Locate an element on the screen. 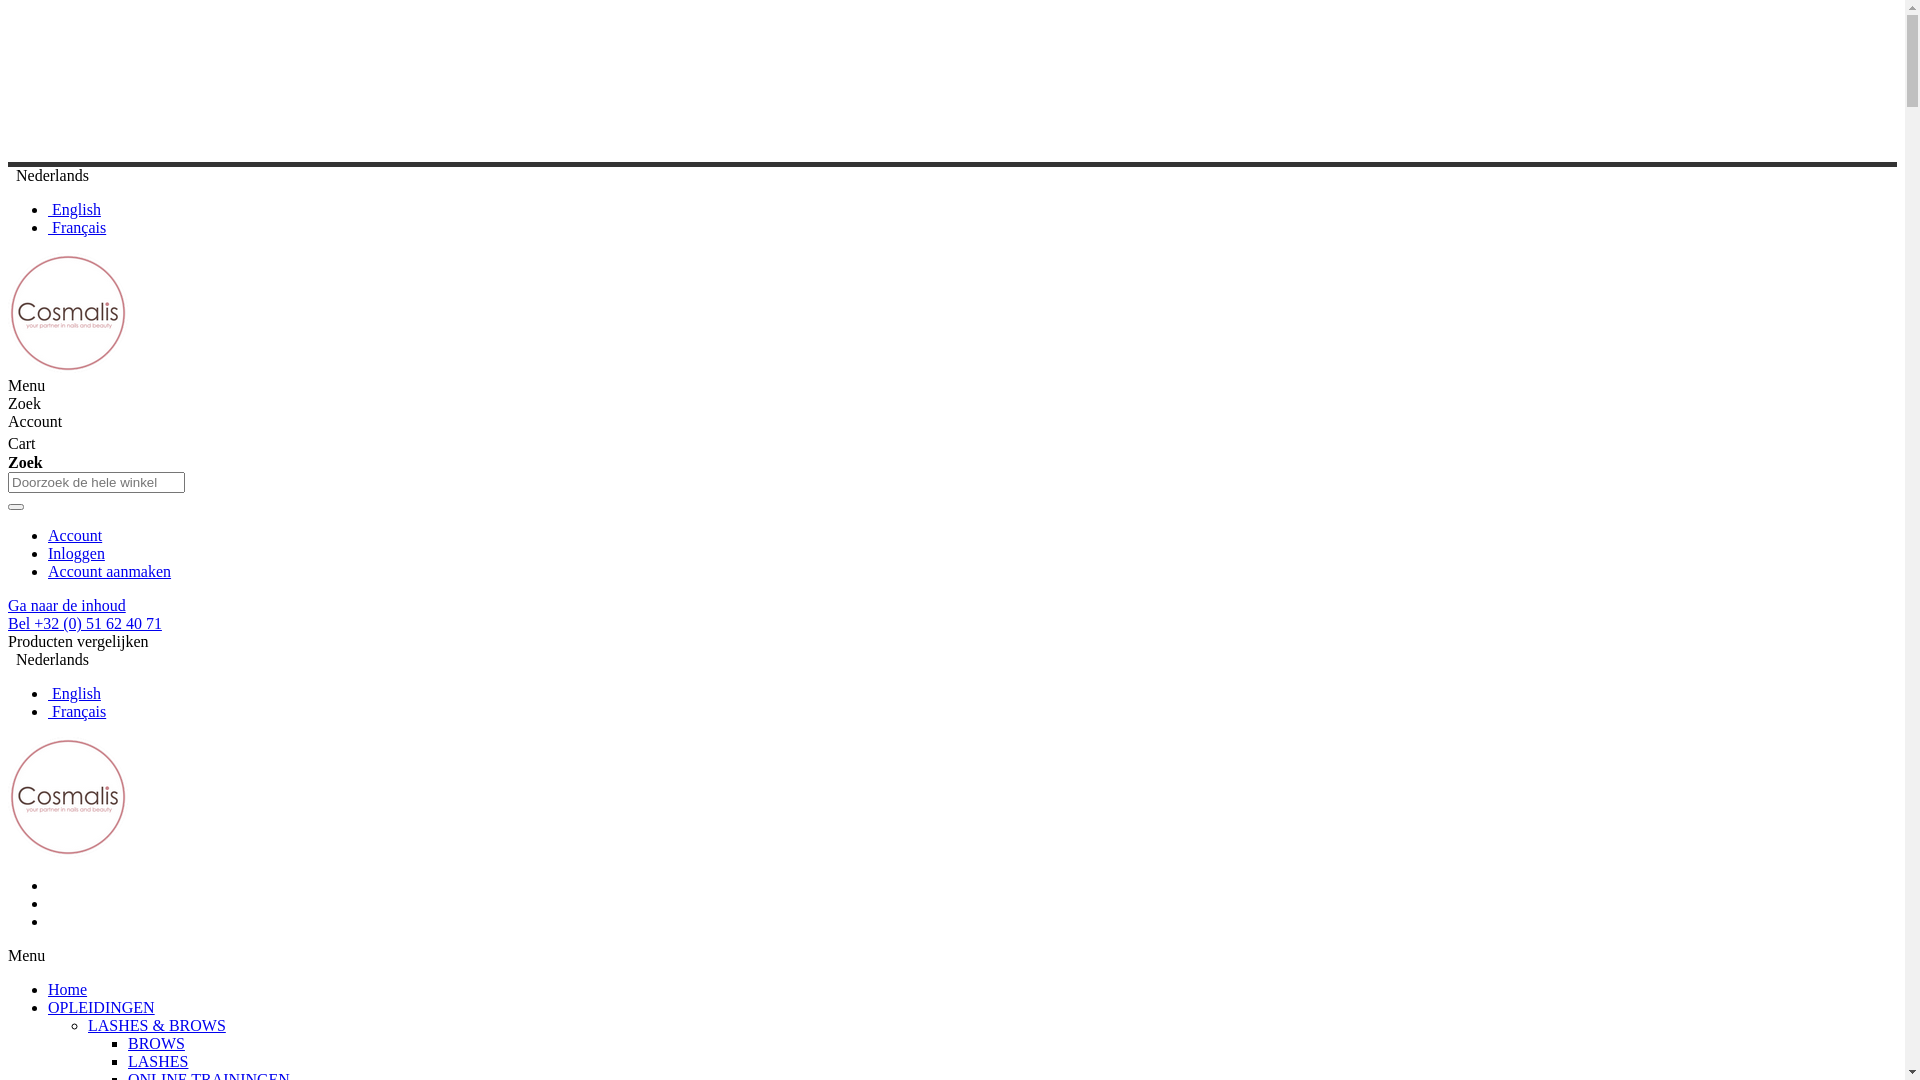  'Home' is located at coordinates (67, 988).